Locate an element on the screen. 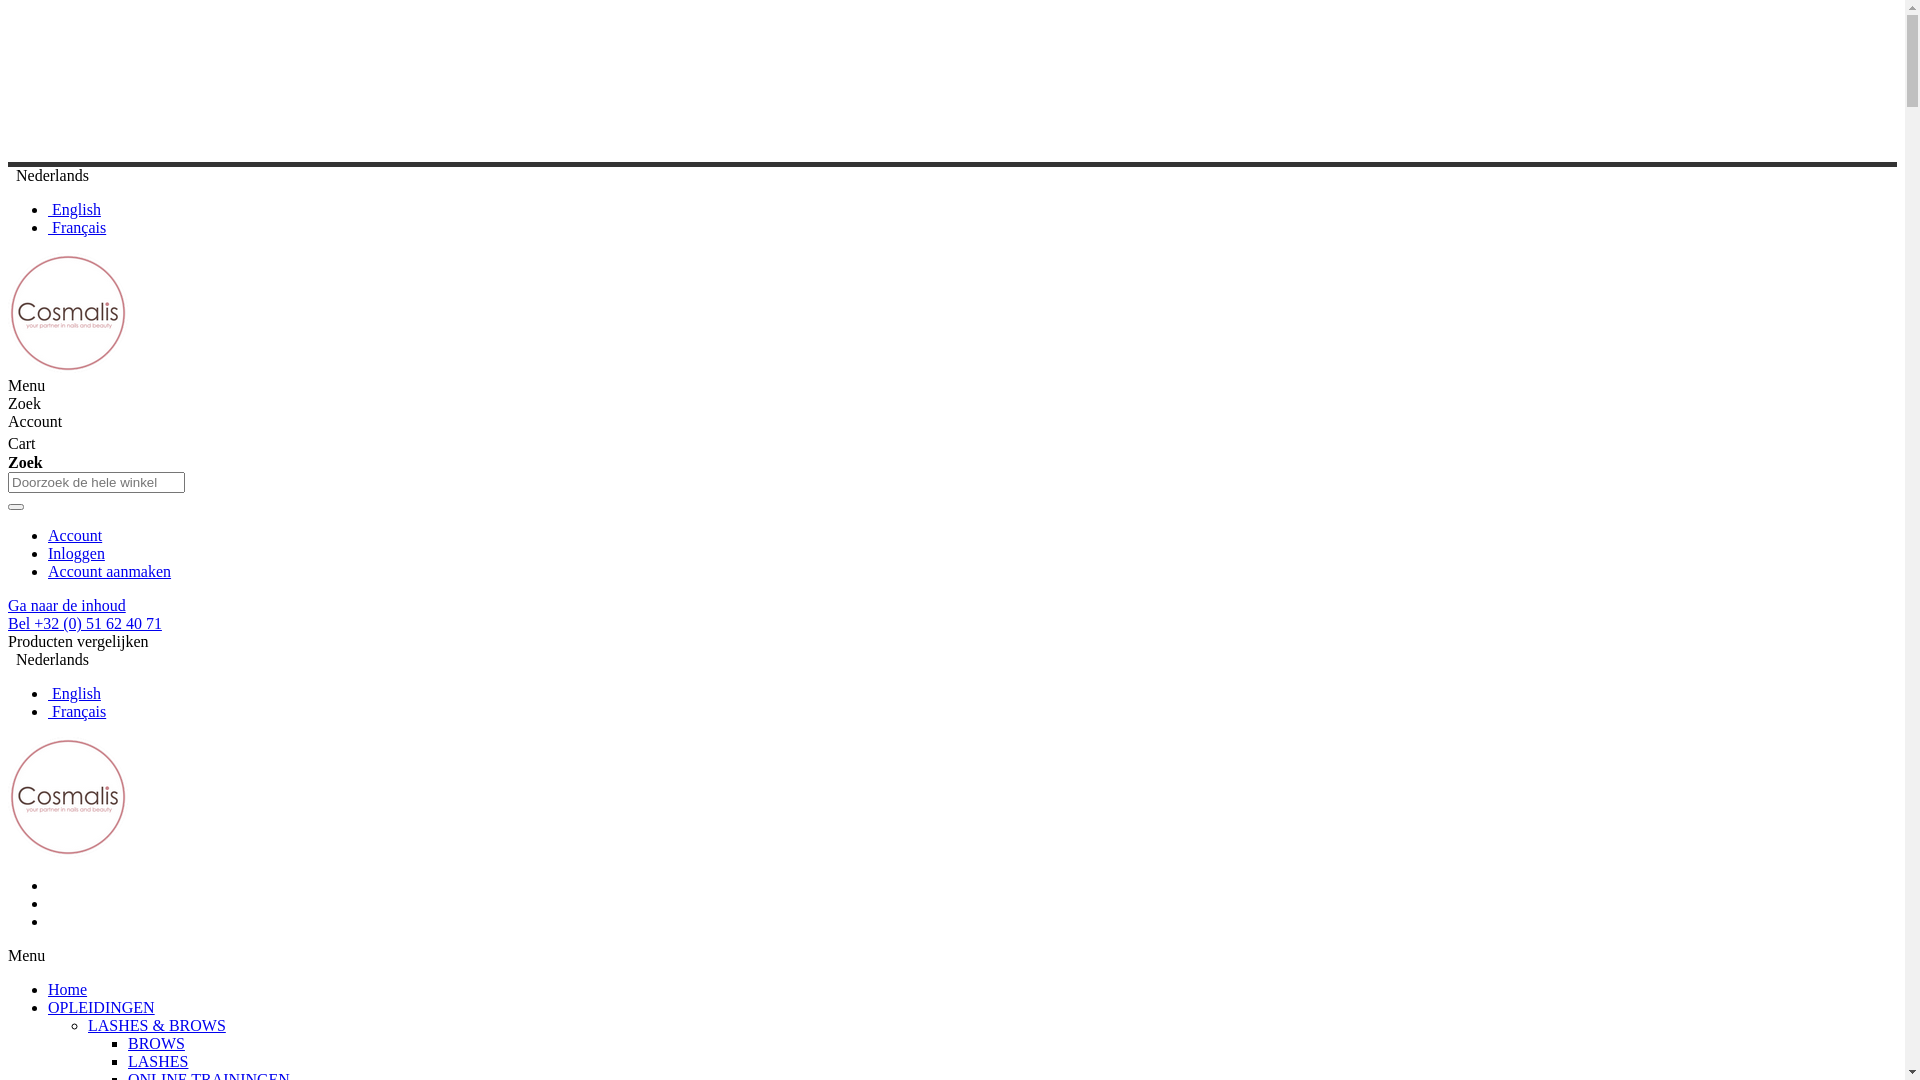  'Home' is located at coordinates (67, 988).